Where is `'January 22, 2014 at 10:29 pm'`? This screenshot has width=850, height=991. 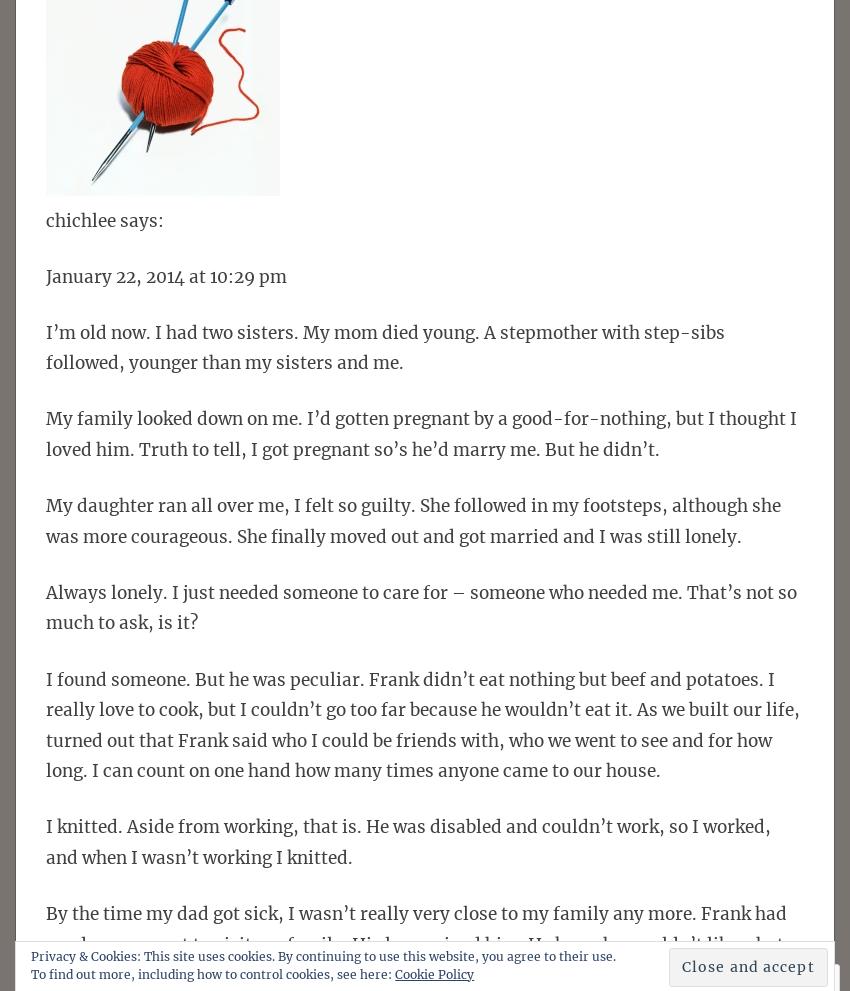
'January 22, 2014 at 10:29 pm' is located at coordinates (166, 274).